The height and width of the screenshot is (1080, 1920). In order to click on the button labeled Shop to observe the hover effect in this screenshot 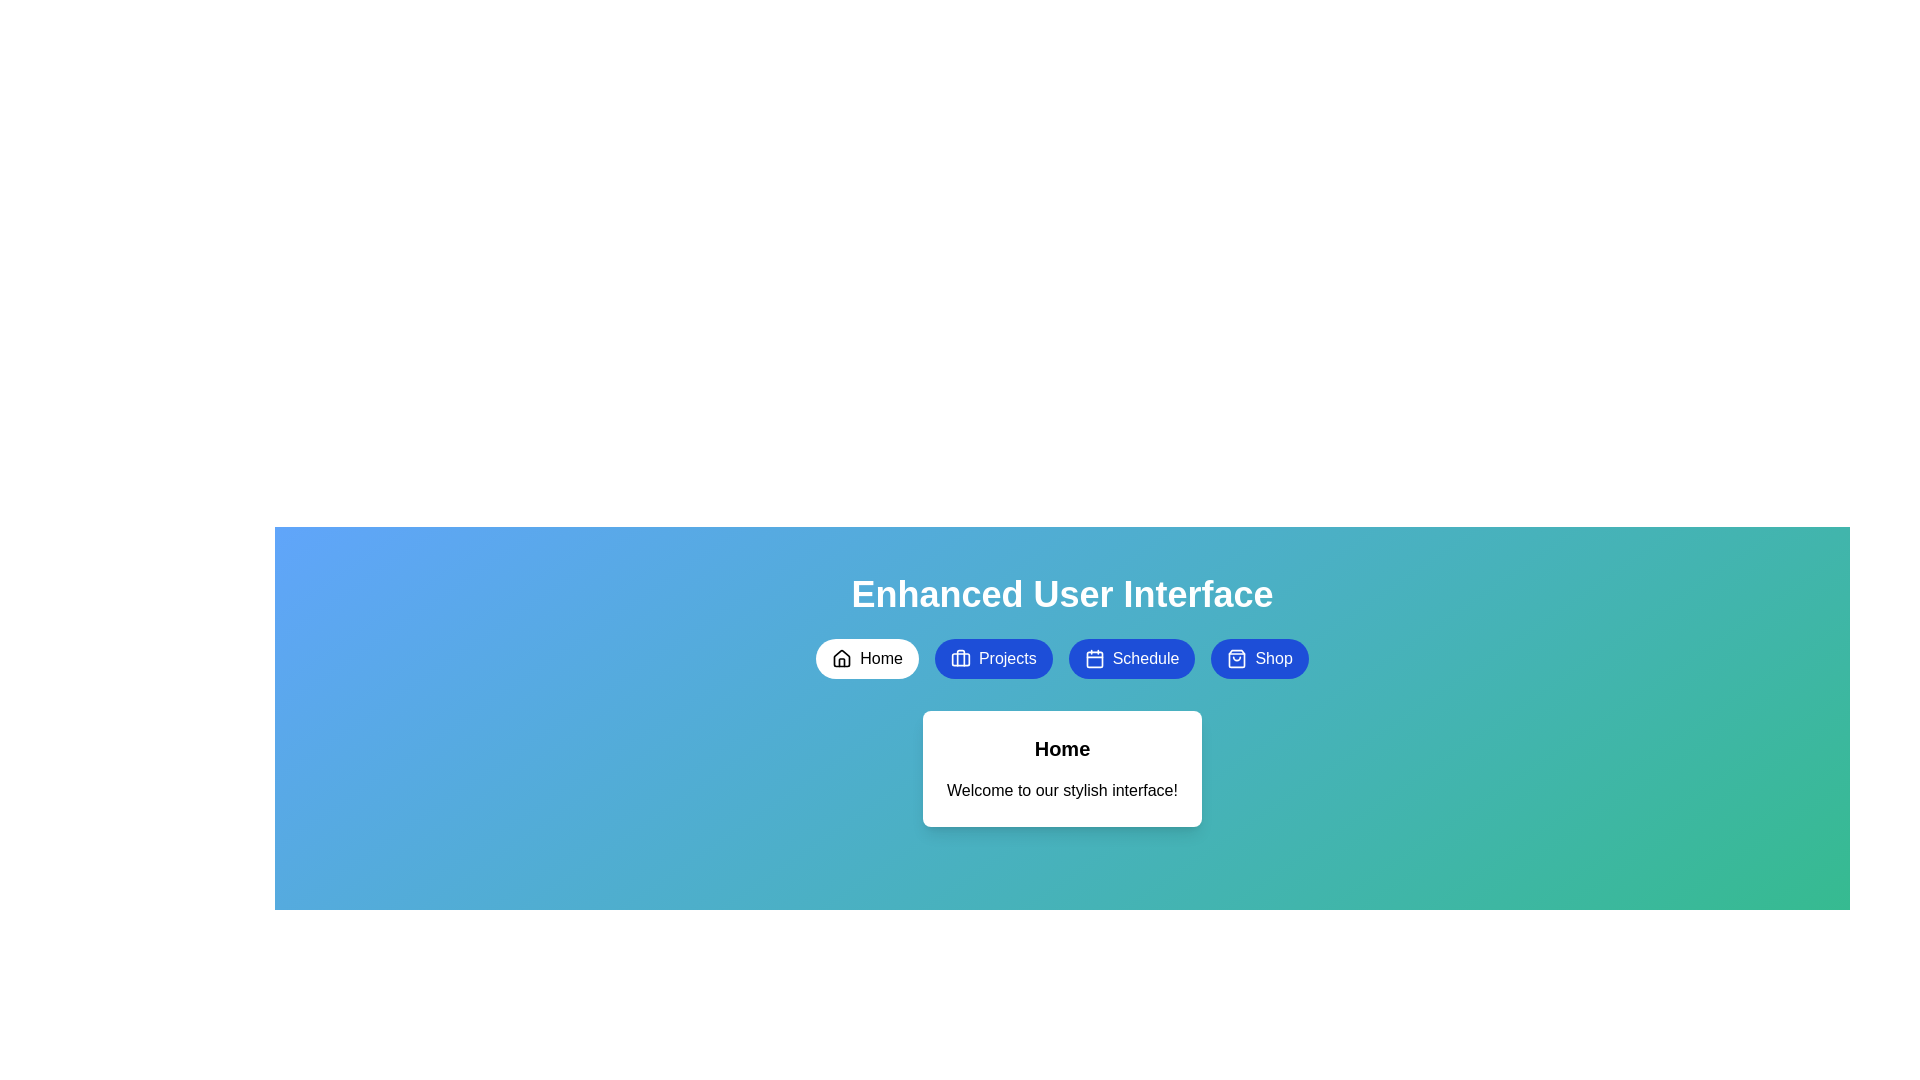, I will do `click(1259, 659)`.